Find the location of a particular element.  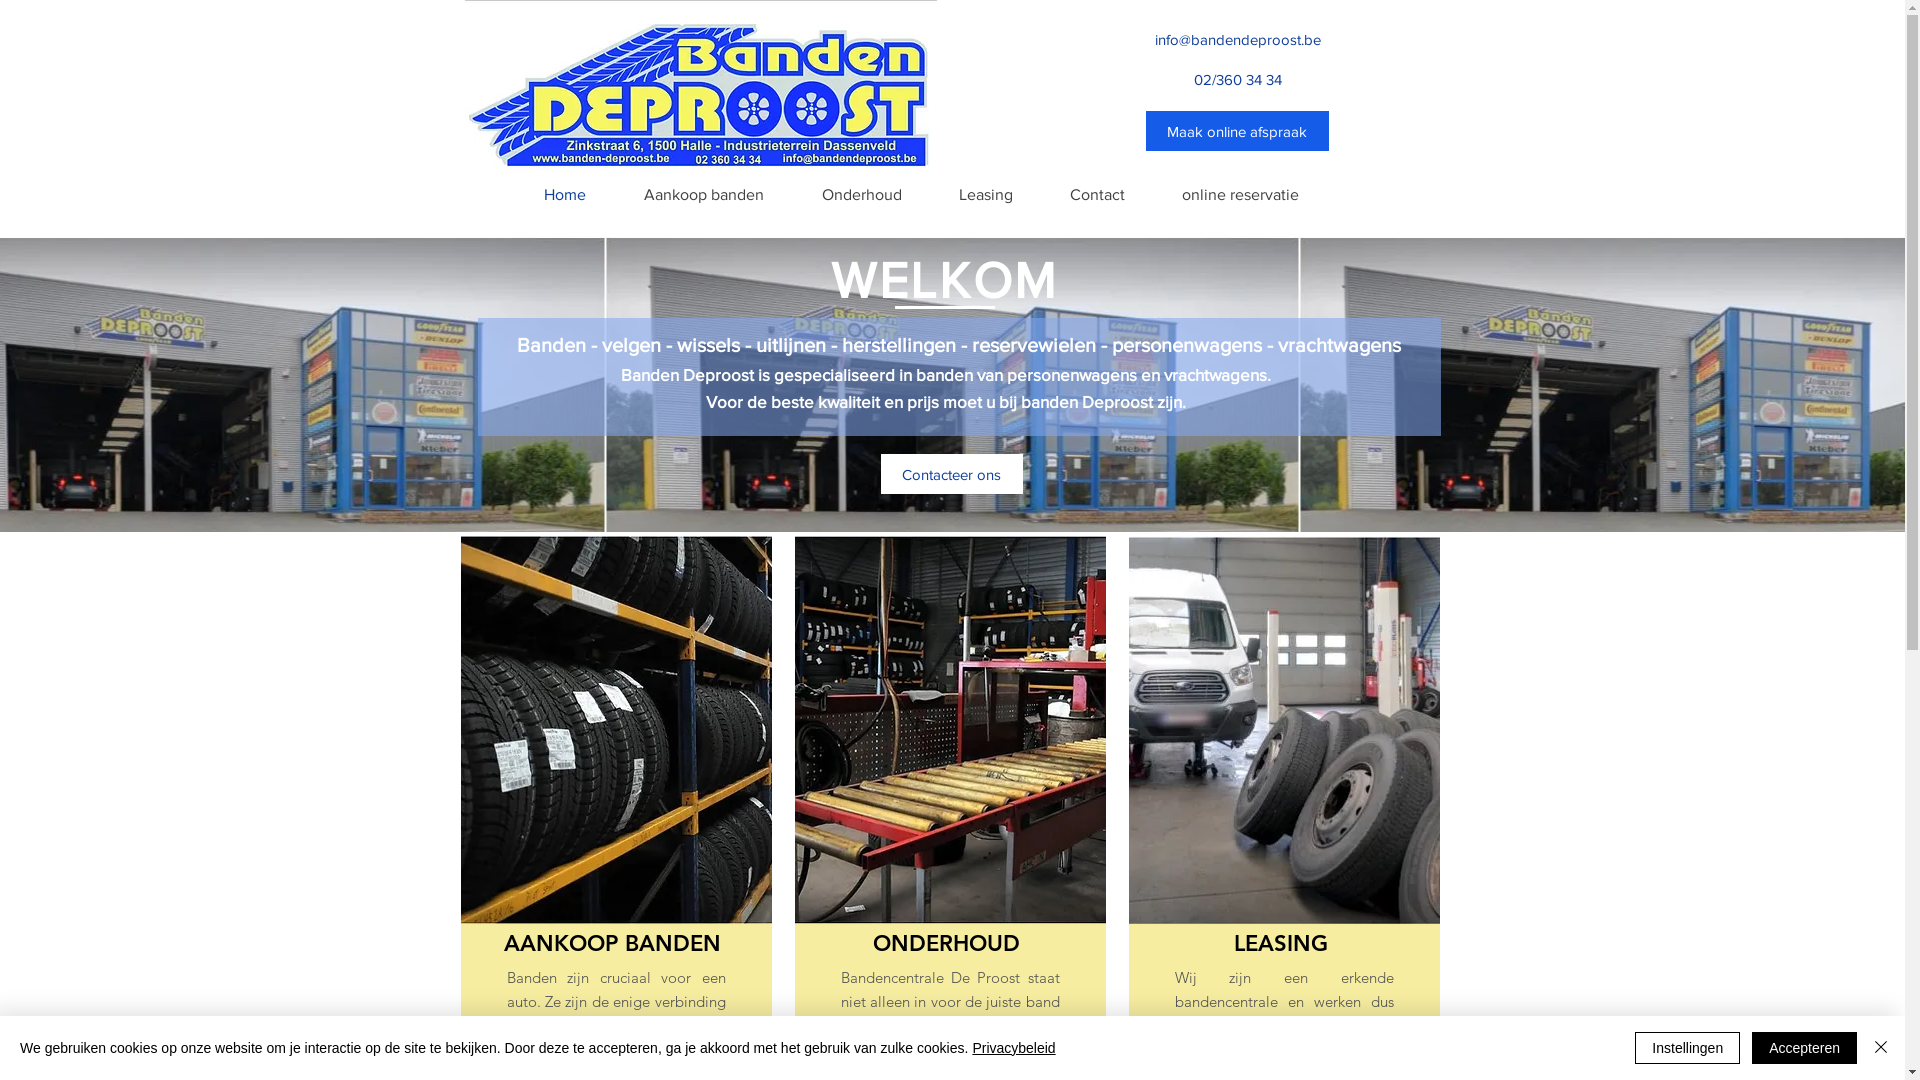

'info@bandendeproost.be' is located at coordinates (1236, 38).